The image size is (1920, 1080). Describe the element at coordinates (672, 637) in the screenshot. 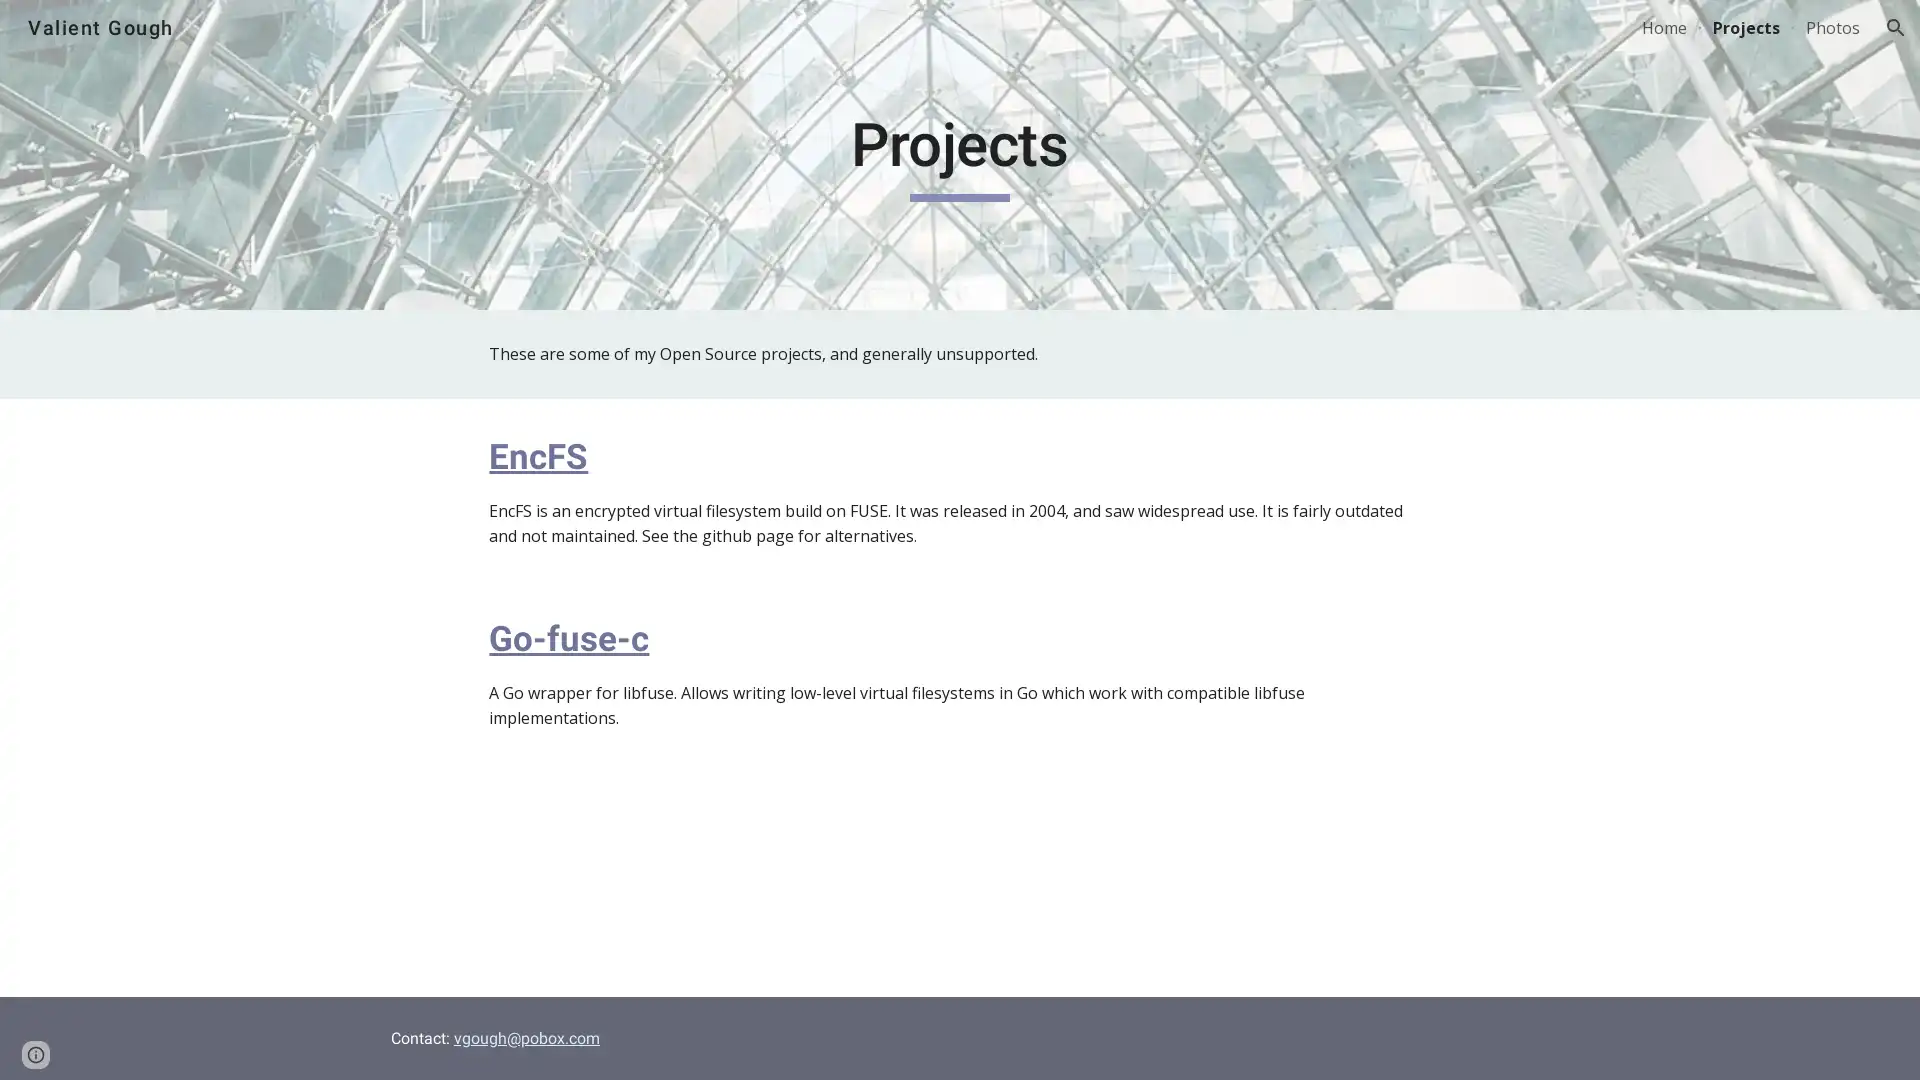

I see `Copy heading link` at that location.